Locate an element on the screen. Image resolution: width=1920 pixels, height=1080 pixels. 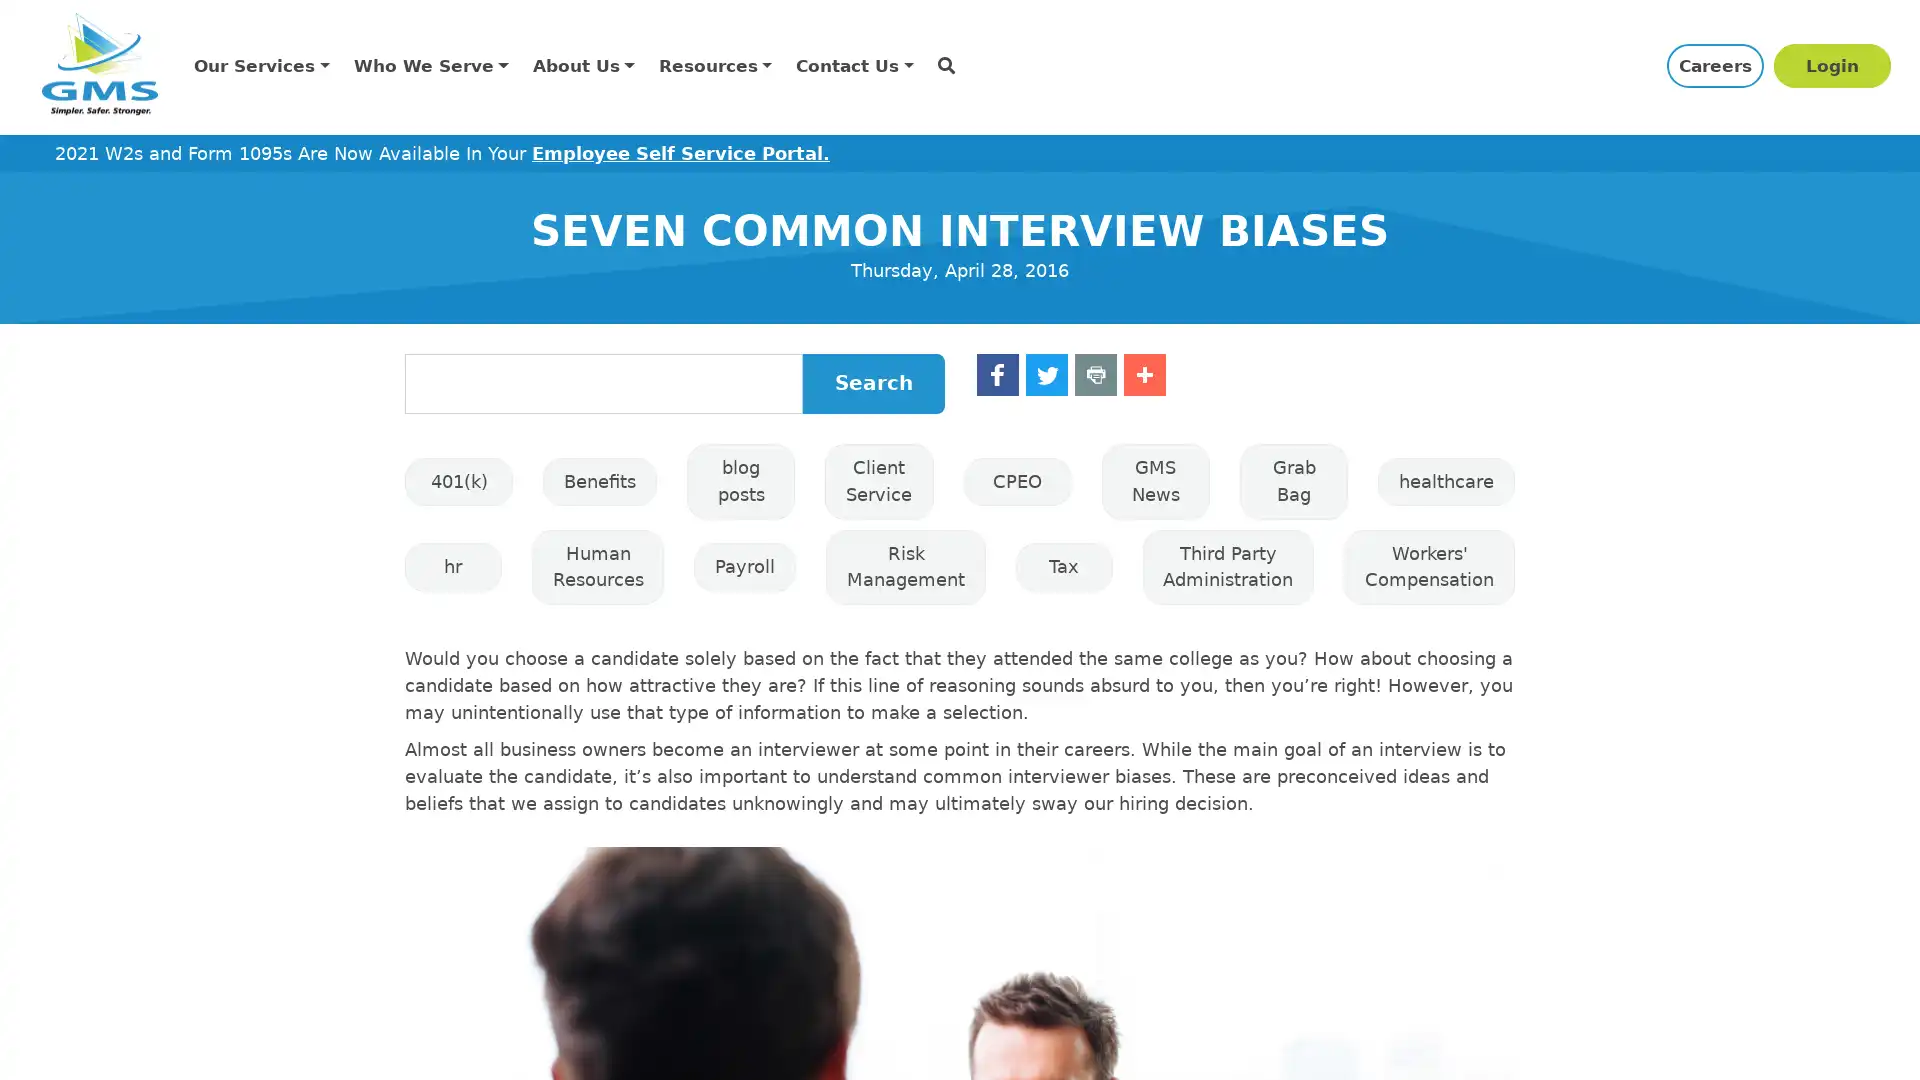
Share to Twitter Twitter is located at coordinates (1144, 377).